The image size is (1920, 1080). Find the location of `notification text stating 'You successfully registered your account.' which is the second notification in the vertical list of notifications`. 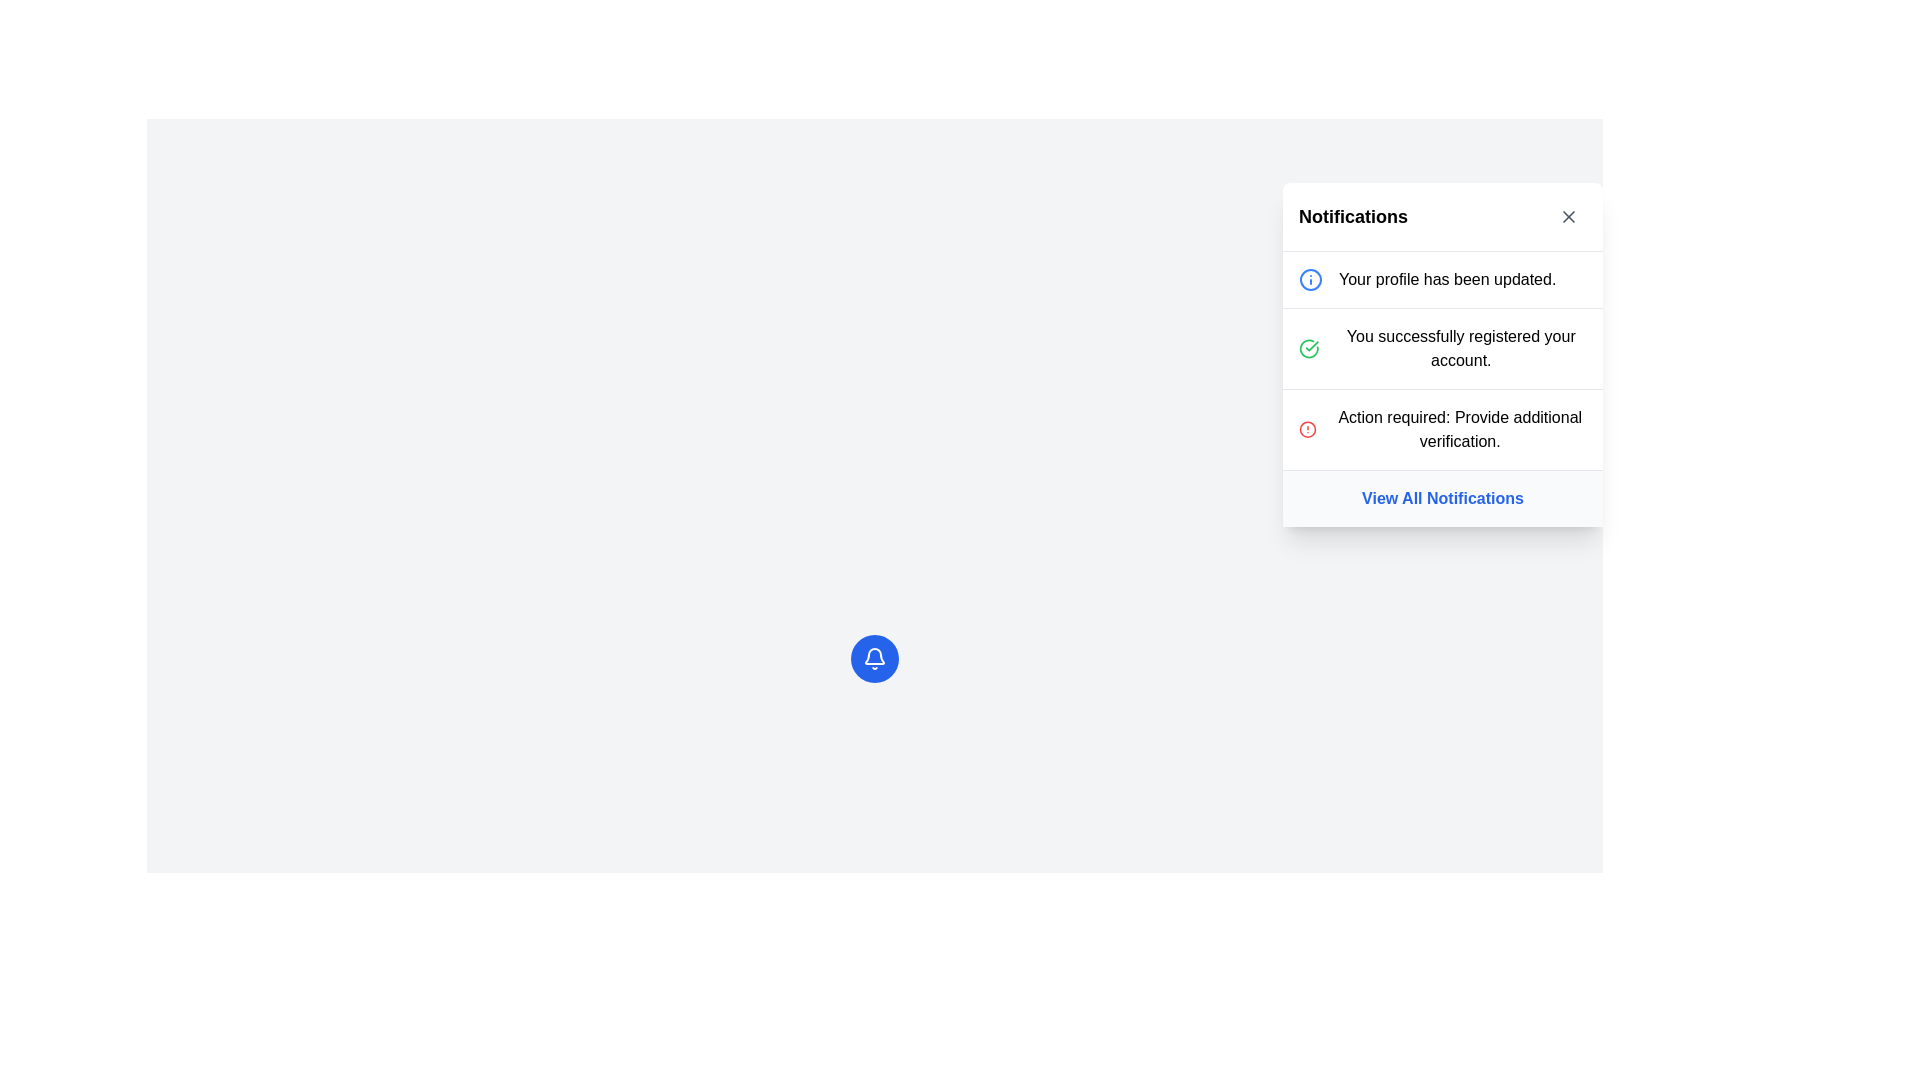

notification text stating 'You successfully registered your account.' which is the second notification in the vertical list of notifications is located at coordinates (1443, 347).